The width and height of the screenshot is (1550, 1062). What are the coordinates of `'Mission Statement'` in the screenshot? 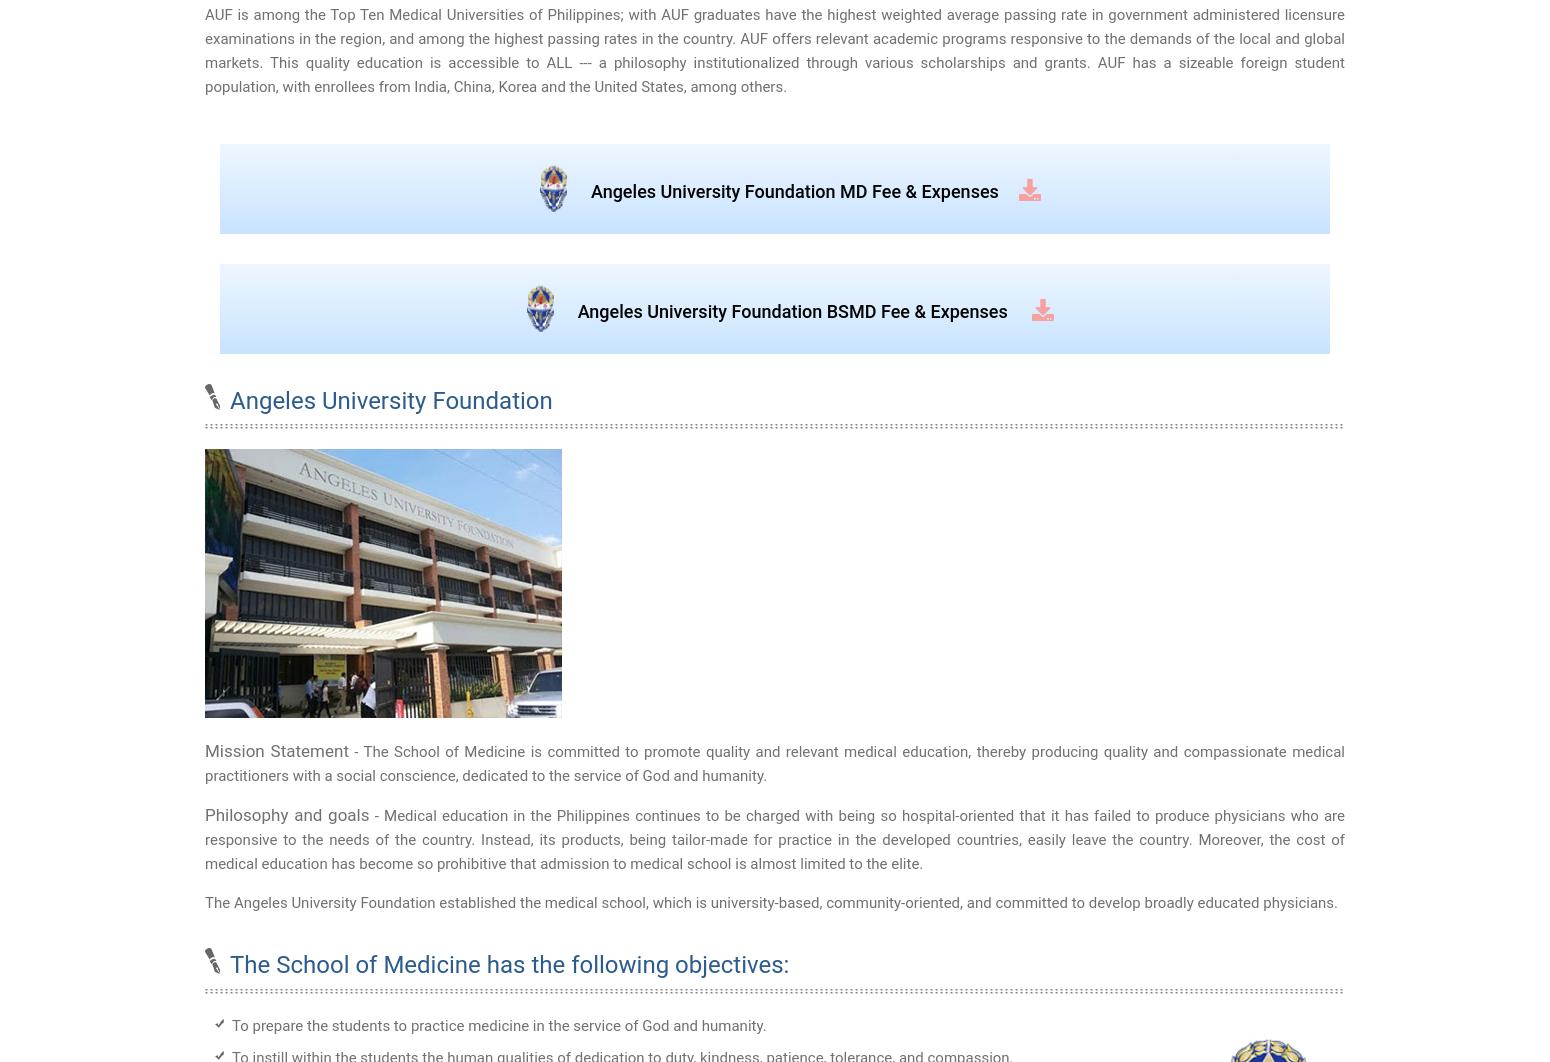 It's located at (276, 751).